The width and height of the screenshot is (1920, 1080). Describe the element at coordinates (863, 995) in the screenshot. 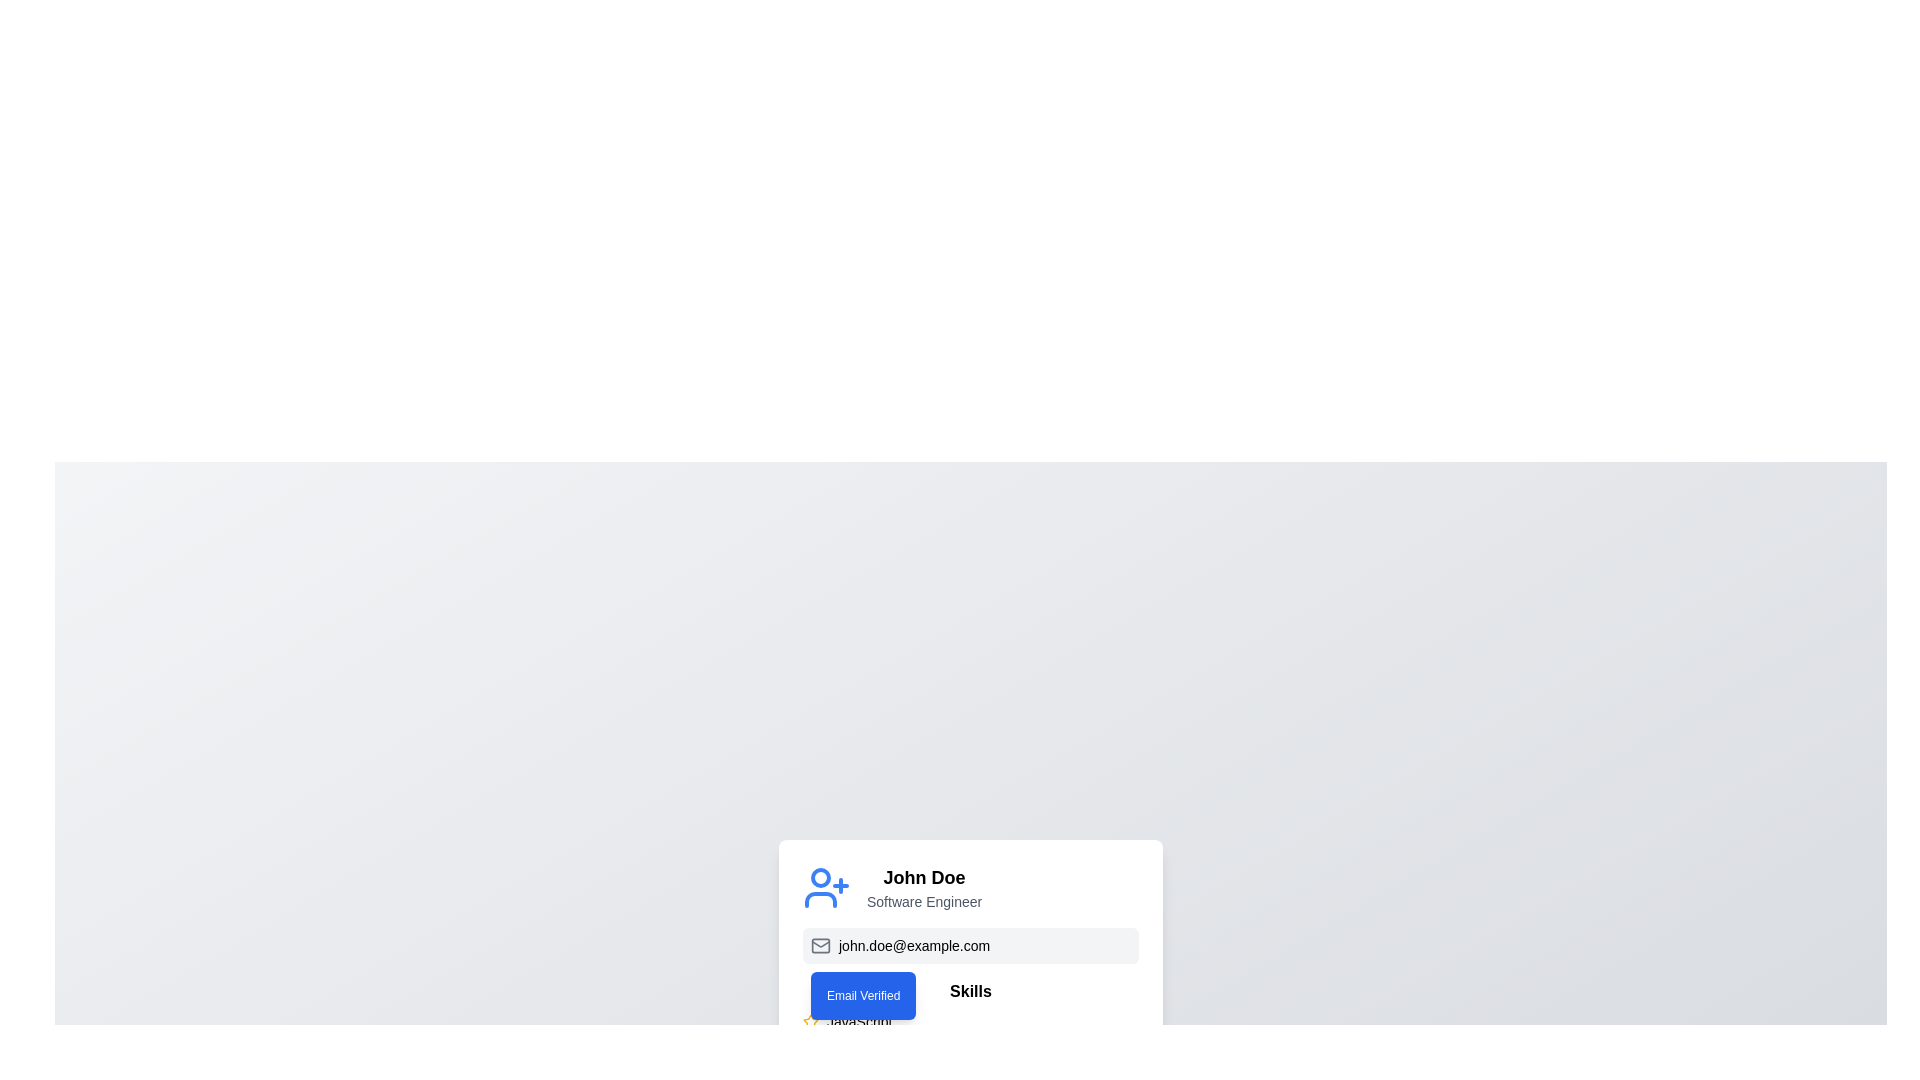

I see `the 'Email Verified' status indicator badge, which is a rectangular notification with a blue background and white text, located below the email address 'john.doe@example.com'` at that location.